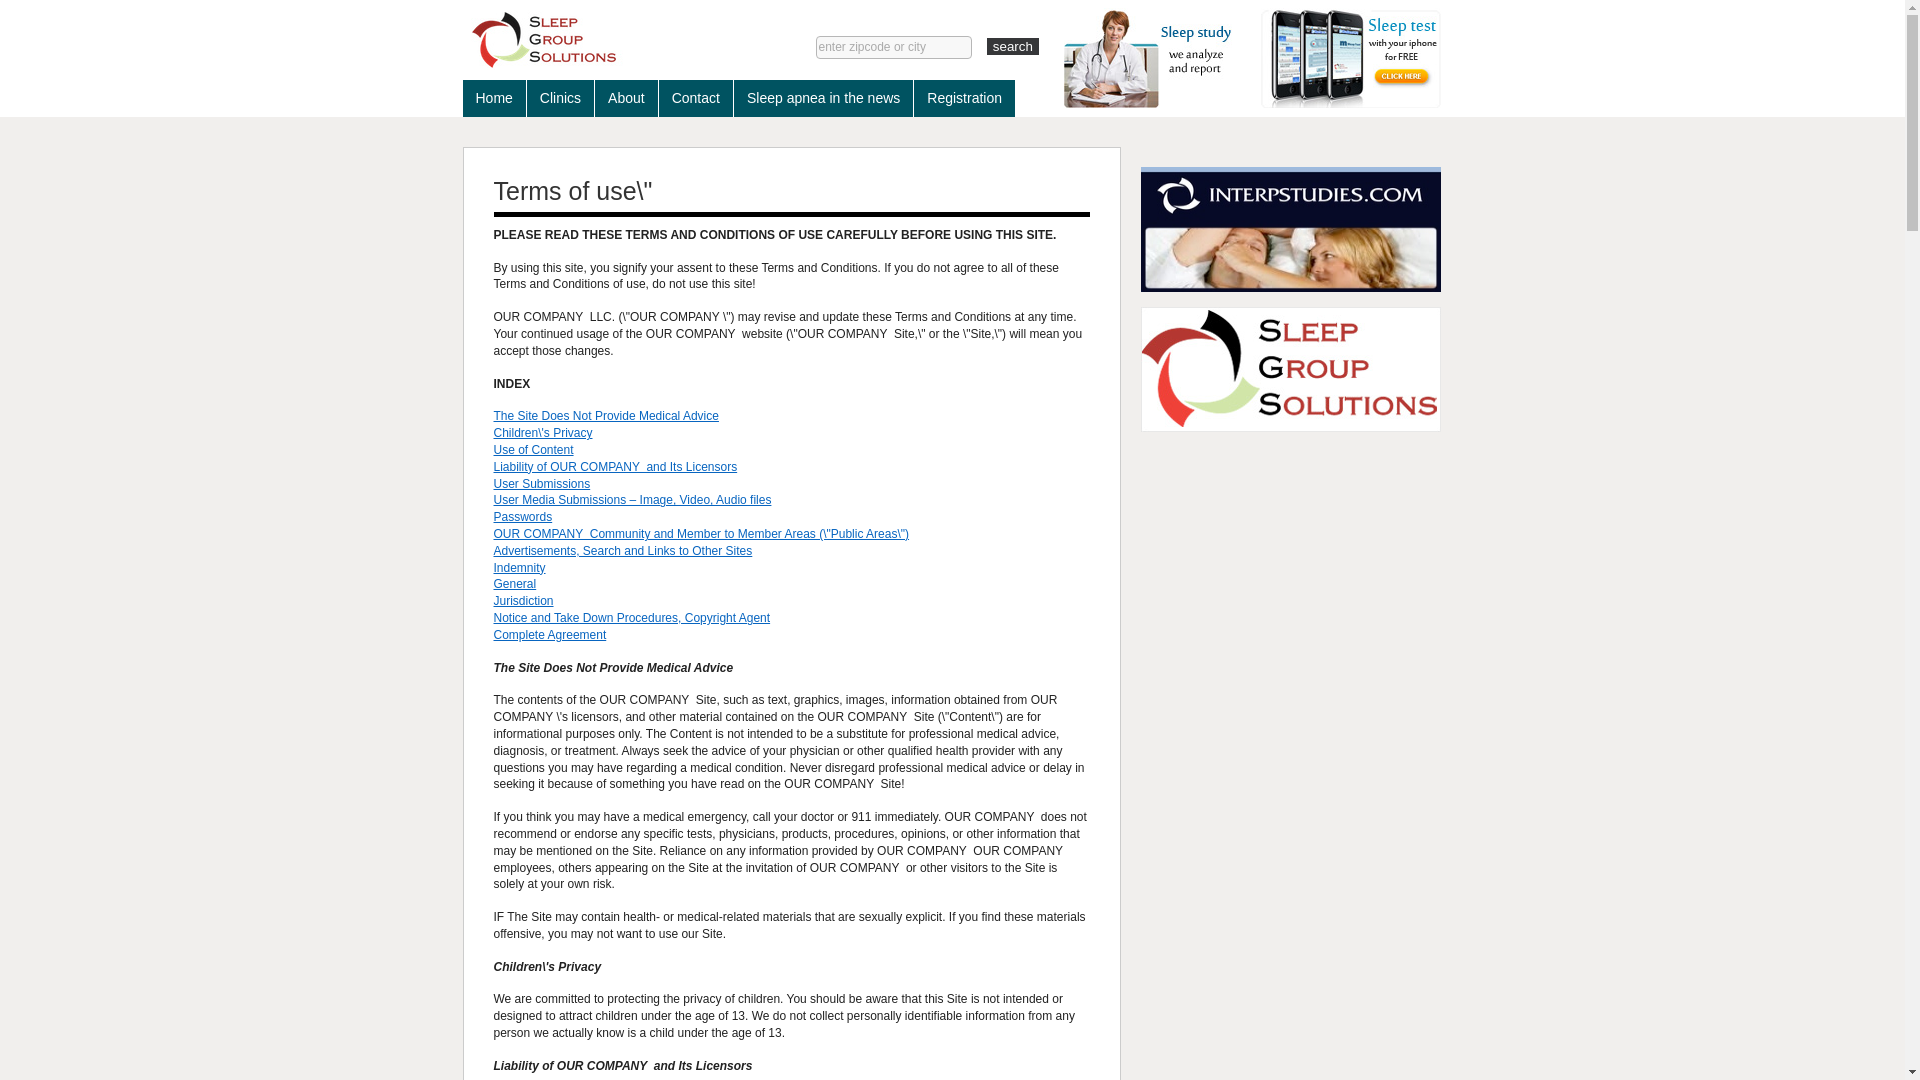 The width and height of the screenshot is (1920, 1080). I want to click on 'Jurisdiction', so click(523, 600).